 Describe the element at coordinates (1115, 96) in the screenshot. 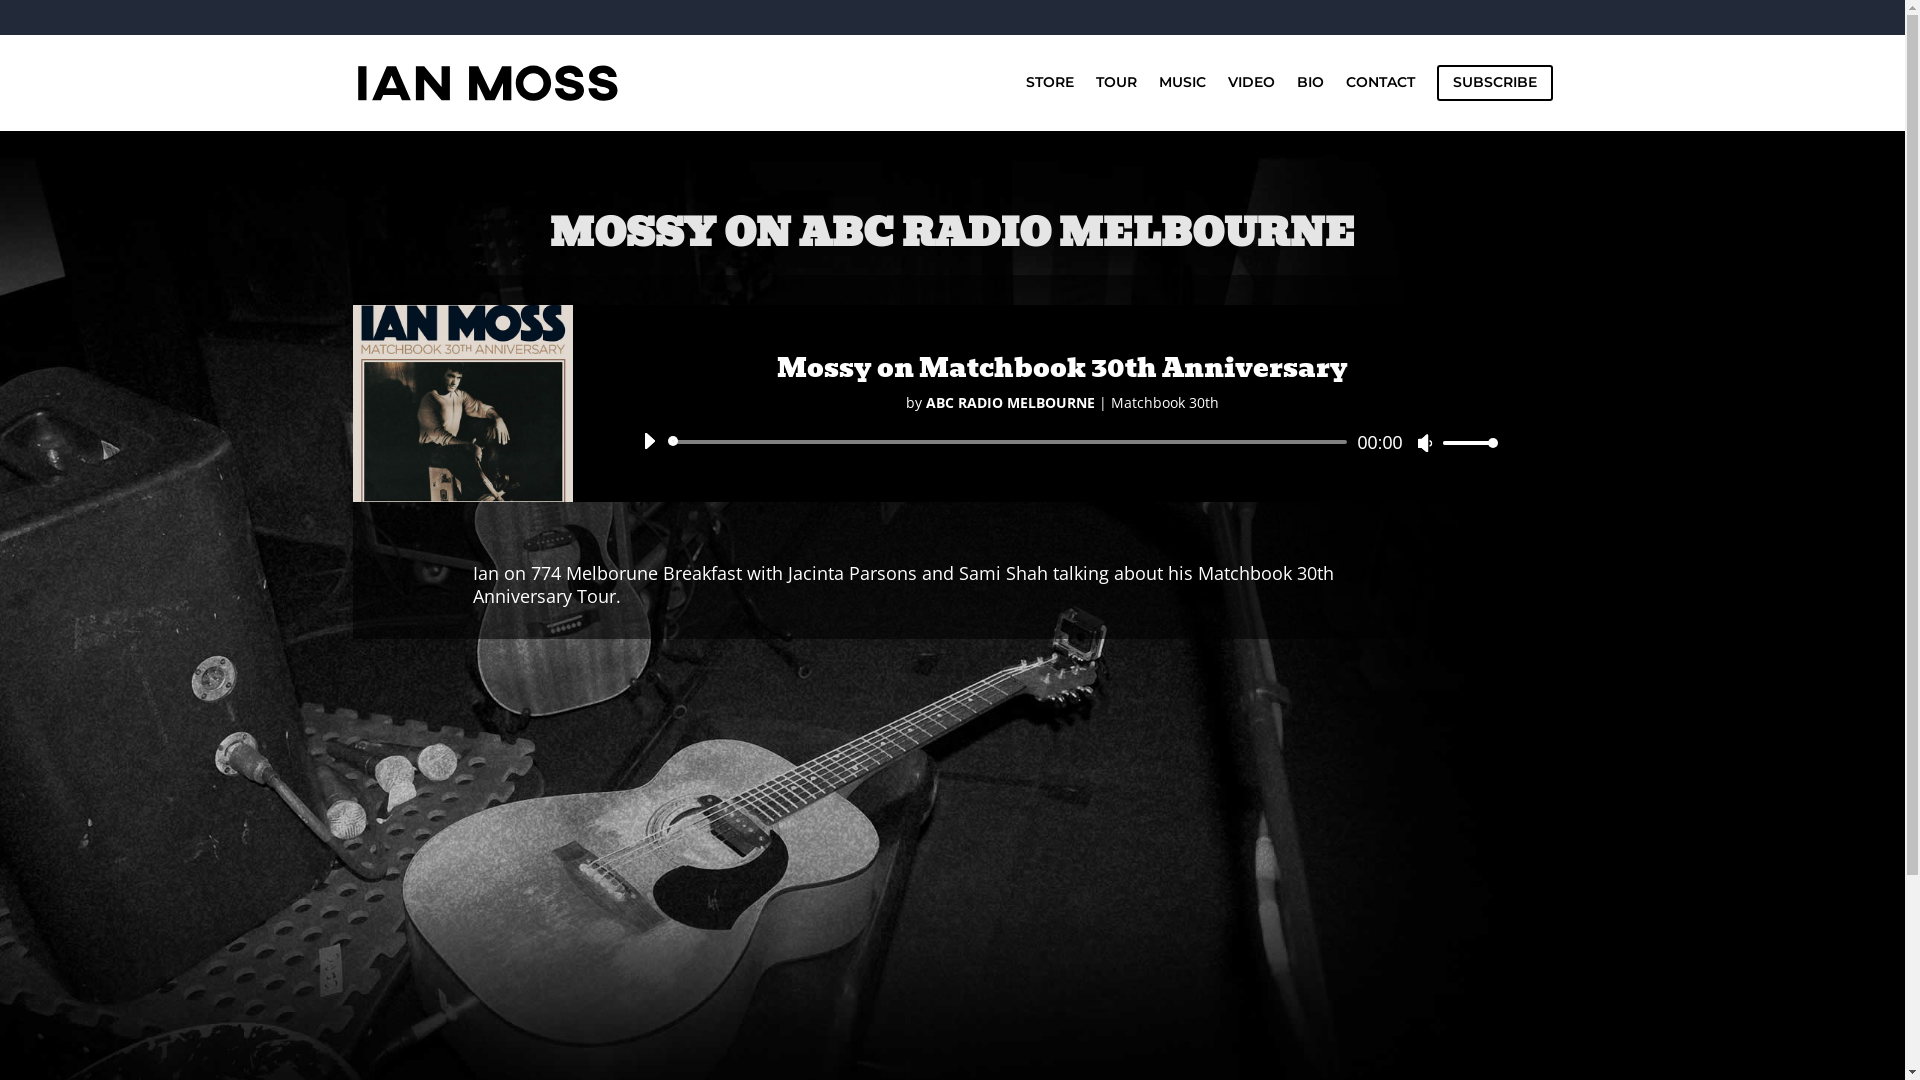

I see `'TOUR'` at that location.